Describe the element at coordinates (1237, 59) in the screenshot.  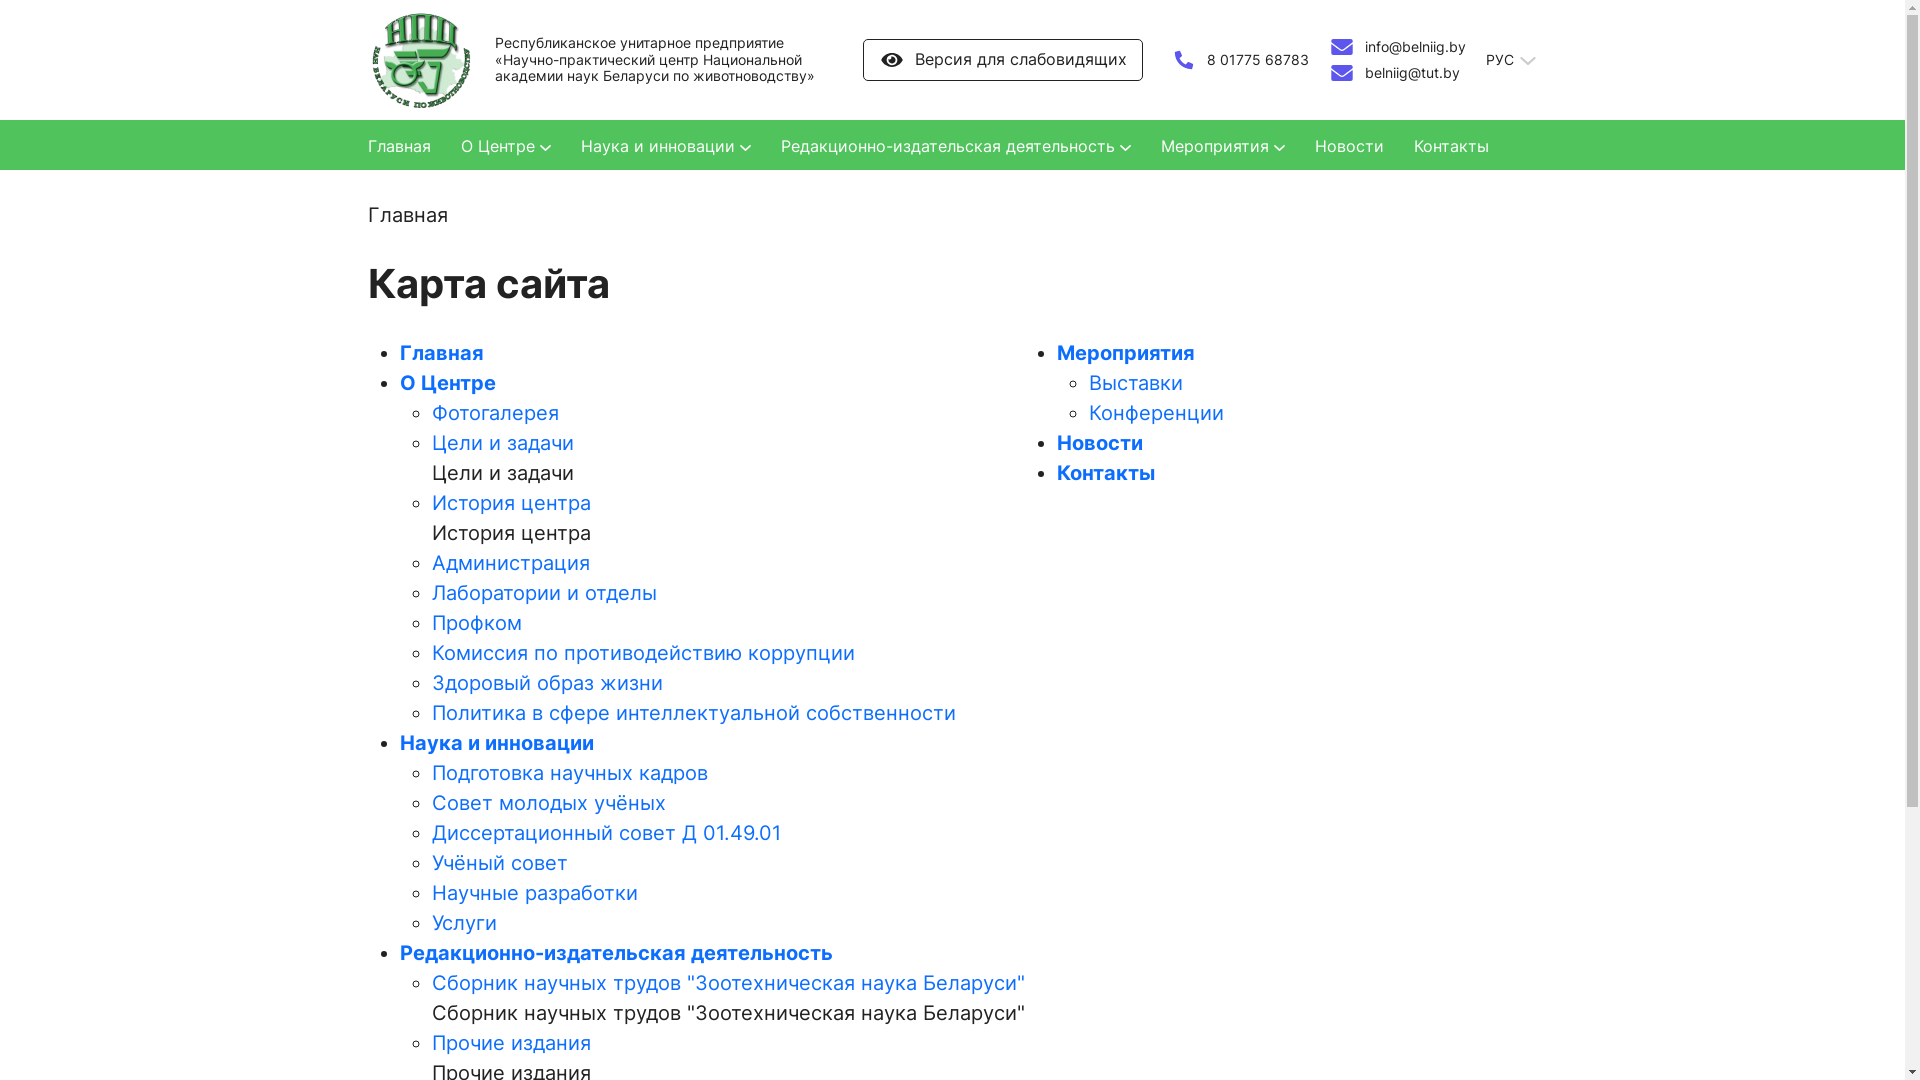
I see `'8 01775 68783'` at that location.